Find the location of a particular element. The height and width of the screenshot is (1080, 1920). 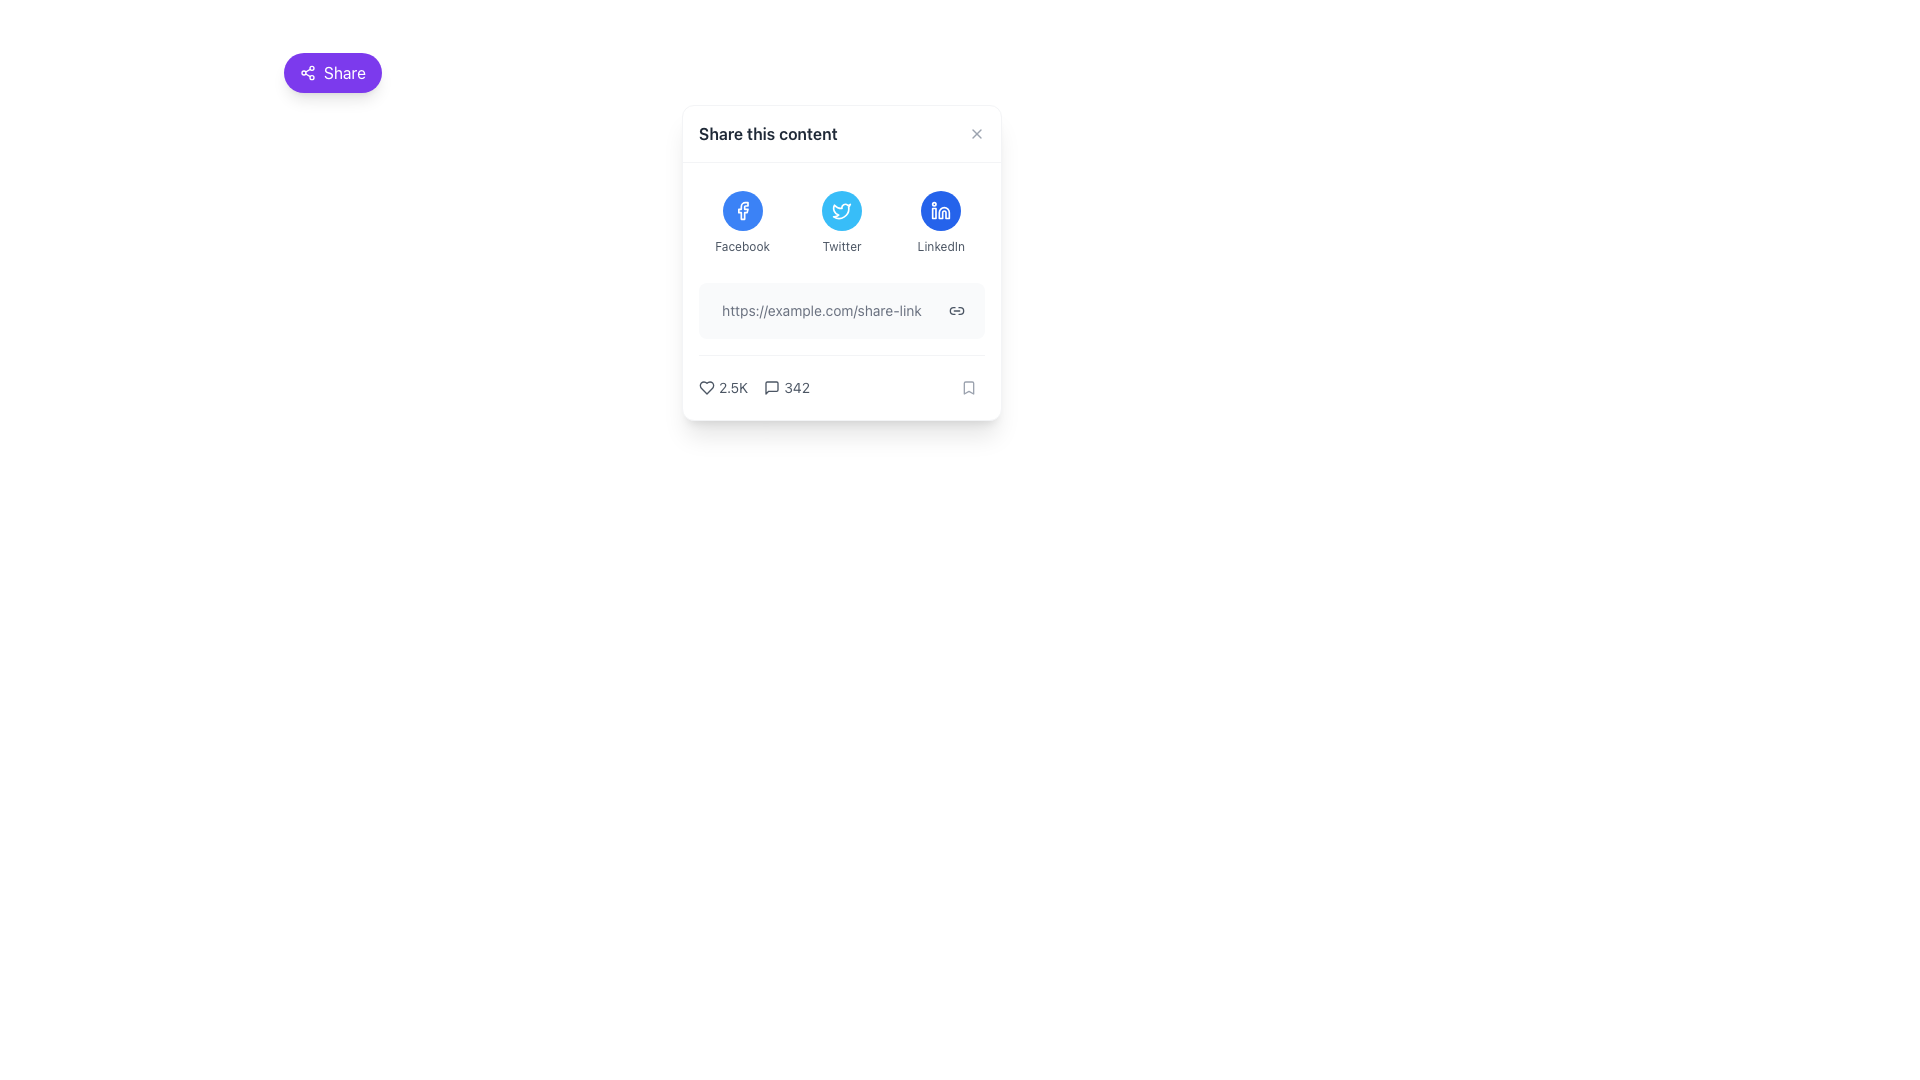

the numeric count text indicating the total number of comments ('2.5K') is located at coordinates (786, 388).